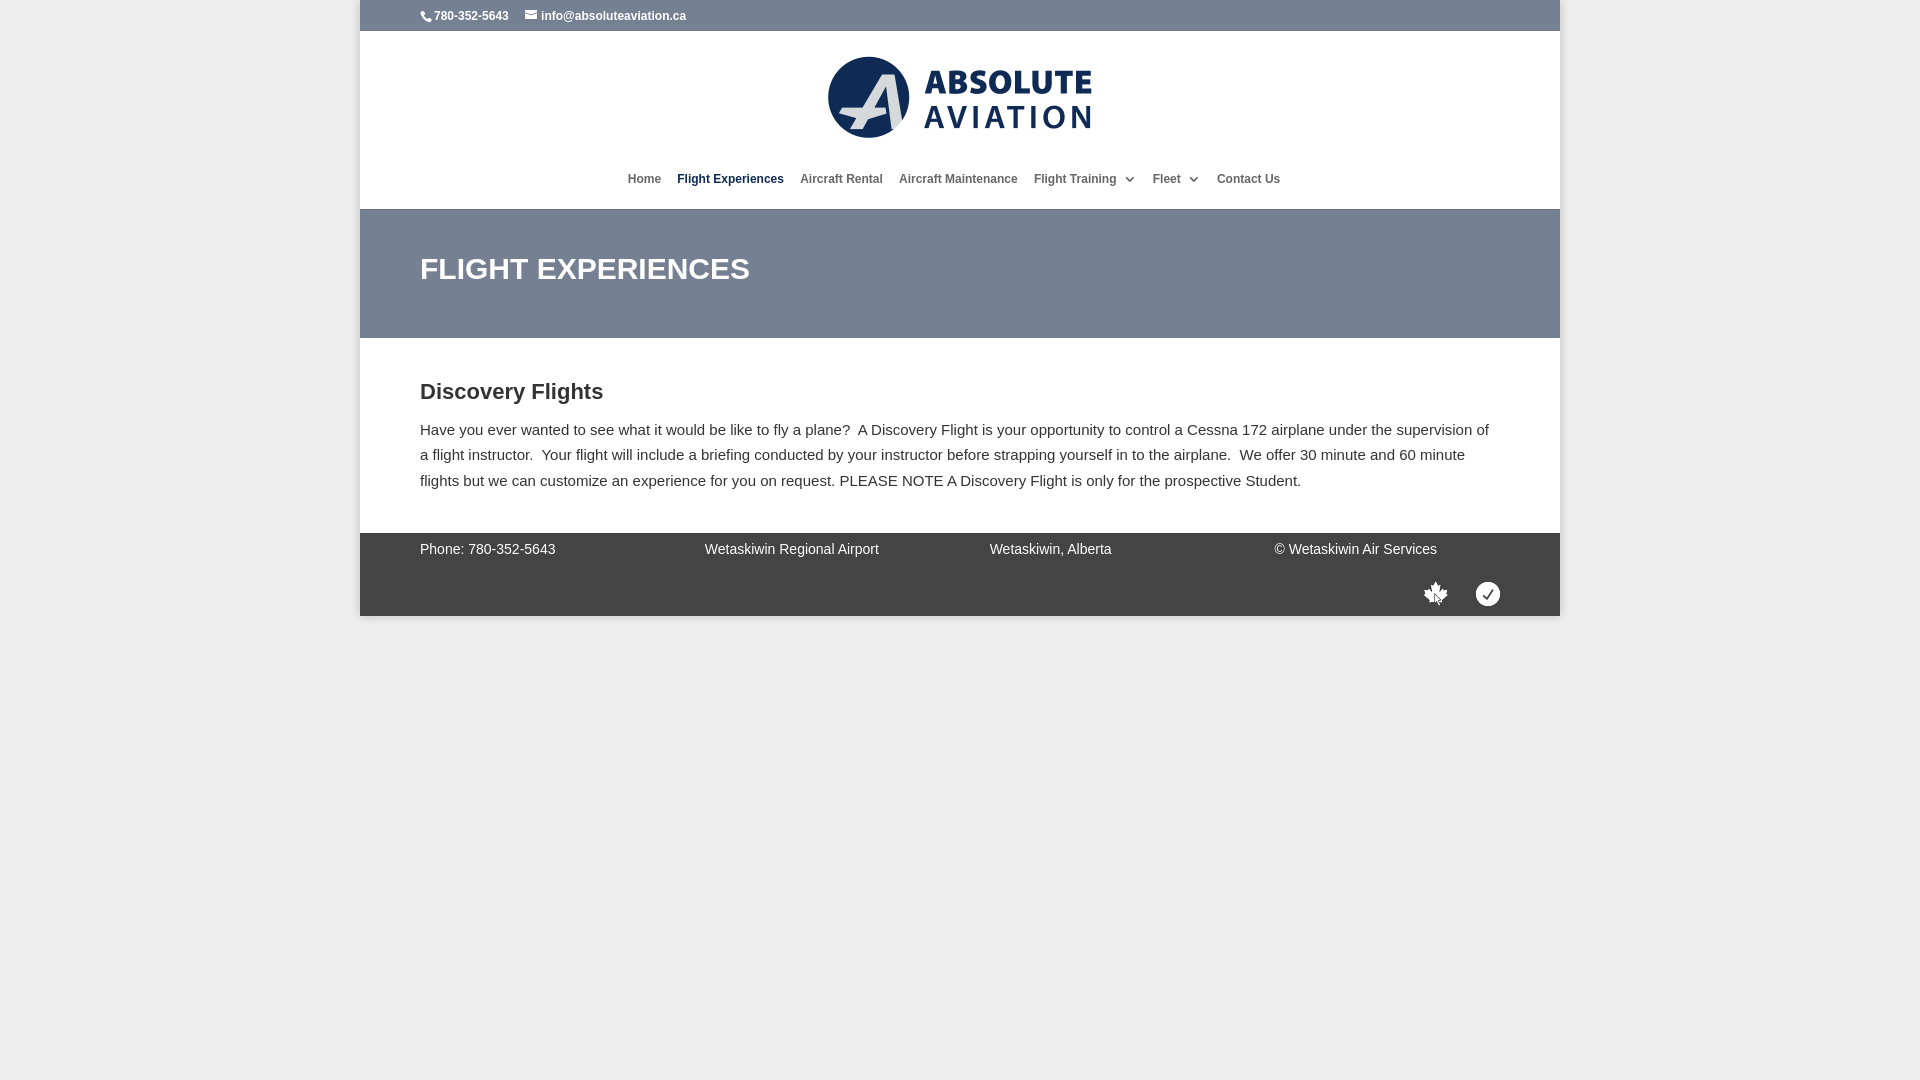 This screenshot has height=1080, width=1920. Describe the element at coordinates (604, 15) in the screenshot. I see `'info@absoluteaviation.ca'` at that location.